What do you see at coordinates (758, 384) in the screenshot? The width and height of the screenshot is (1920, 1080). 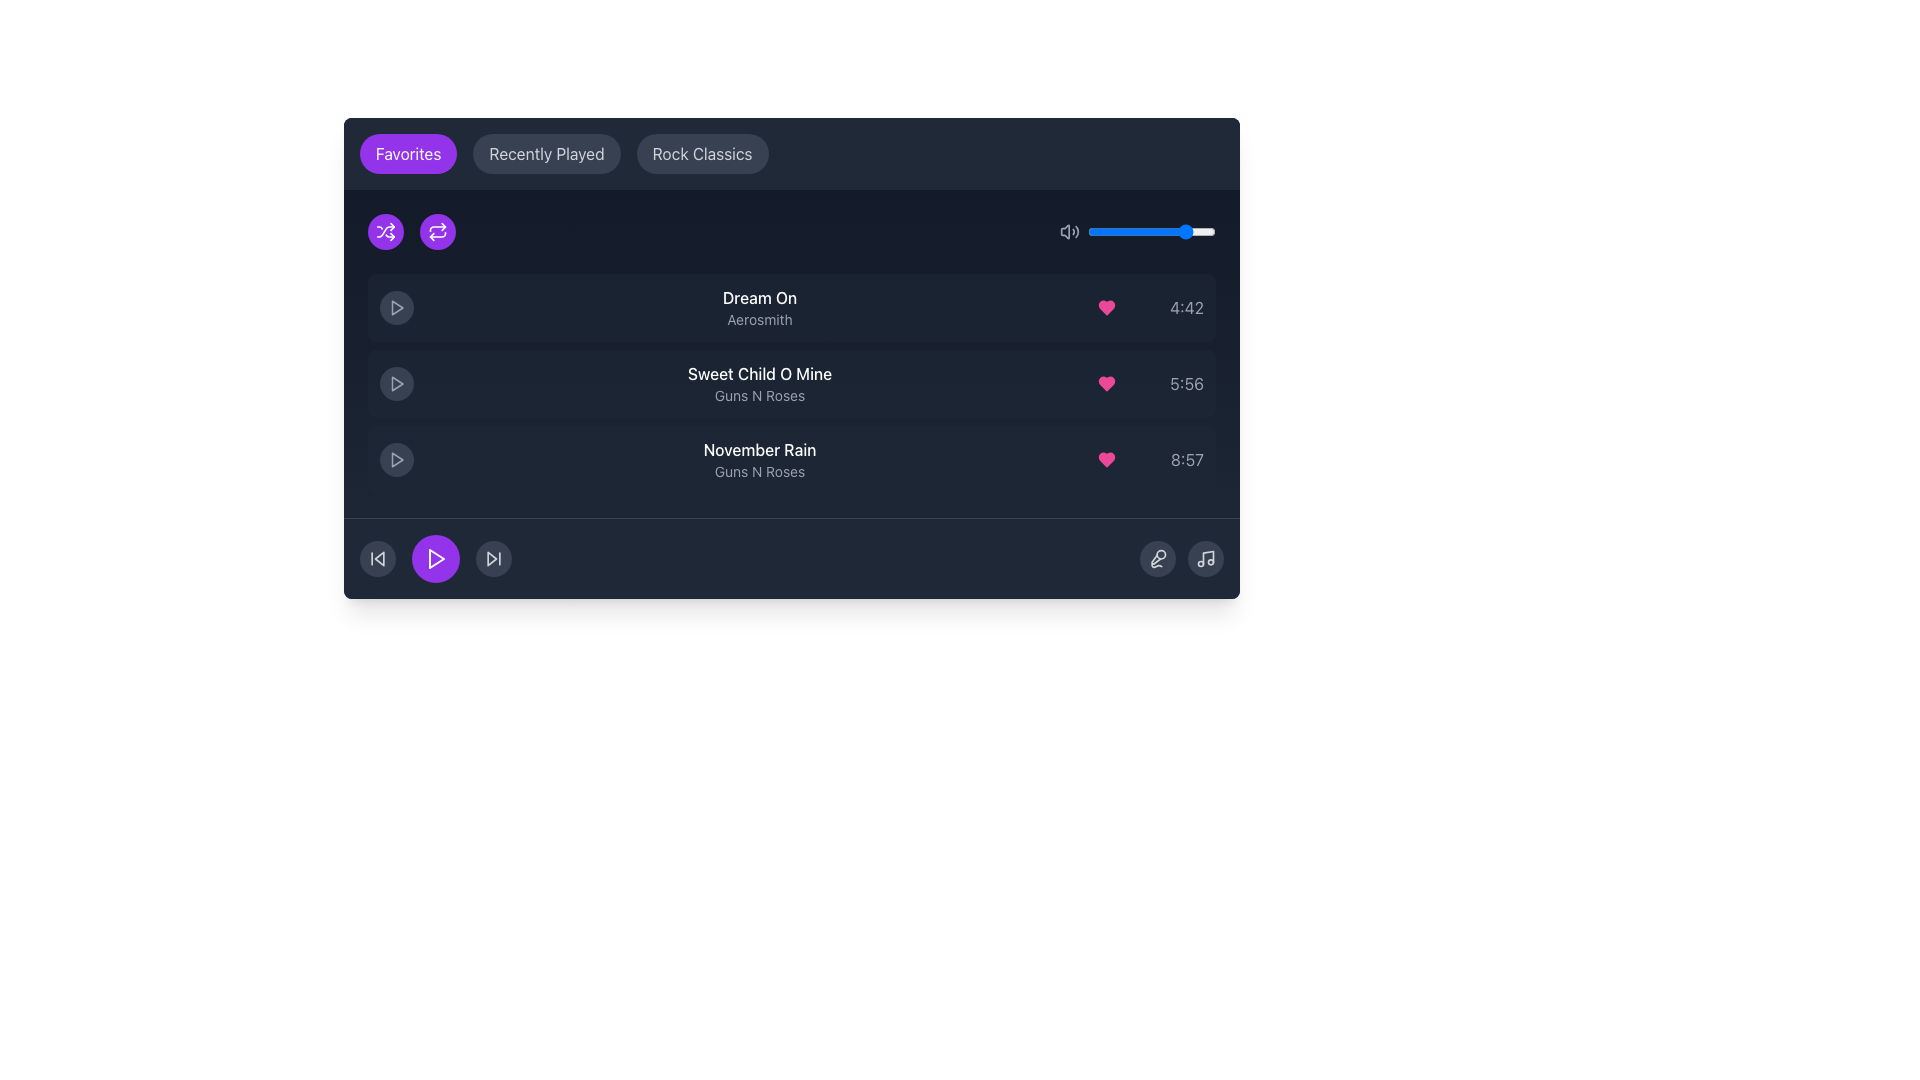 I see `the label displaying the title and artist of the second song entry in the playlist, located between the play button and the song duration icons` at bounding box center [758, 384].